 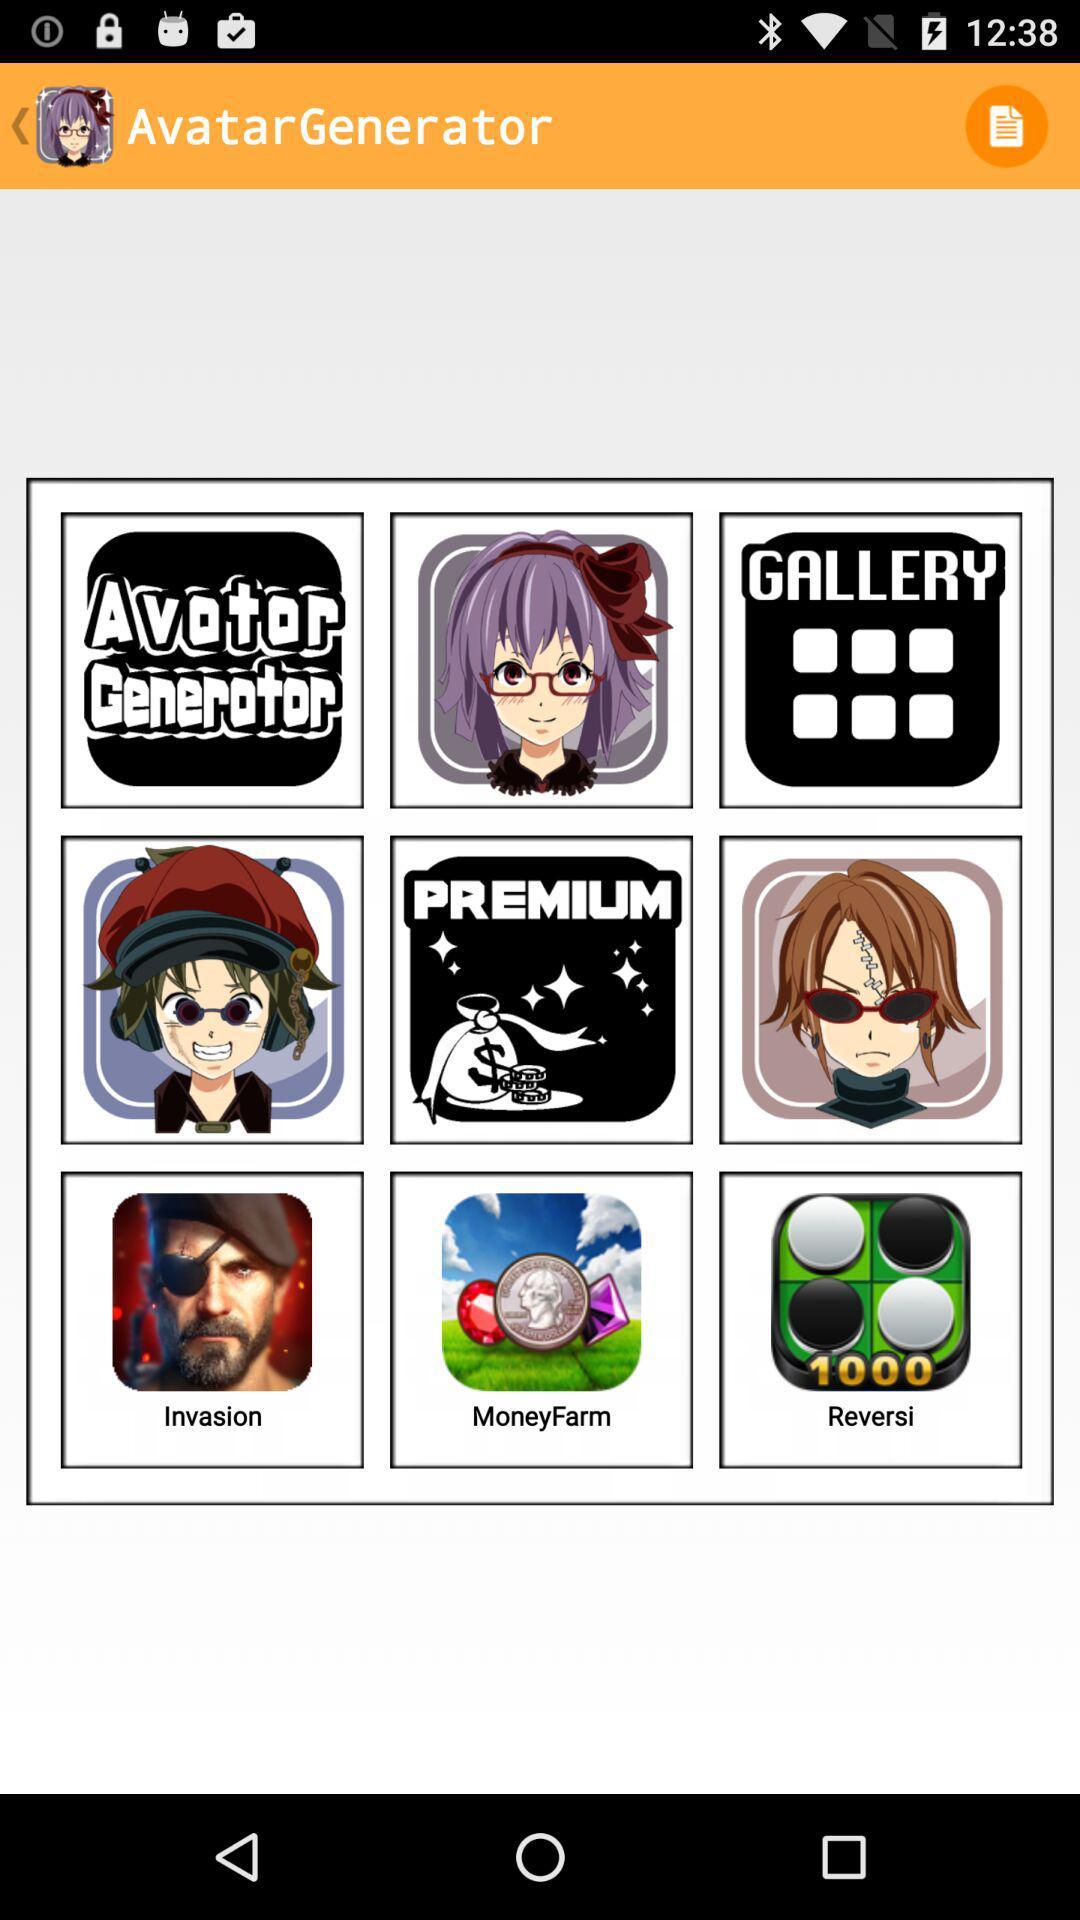 What do you see at coordinates (212, 989) in the screenshot?
I see `choose the avatar` at bounding box center [212, 989].